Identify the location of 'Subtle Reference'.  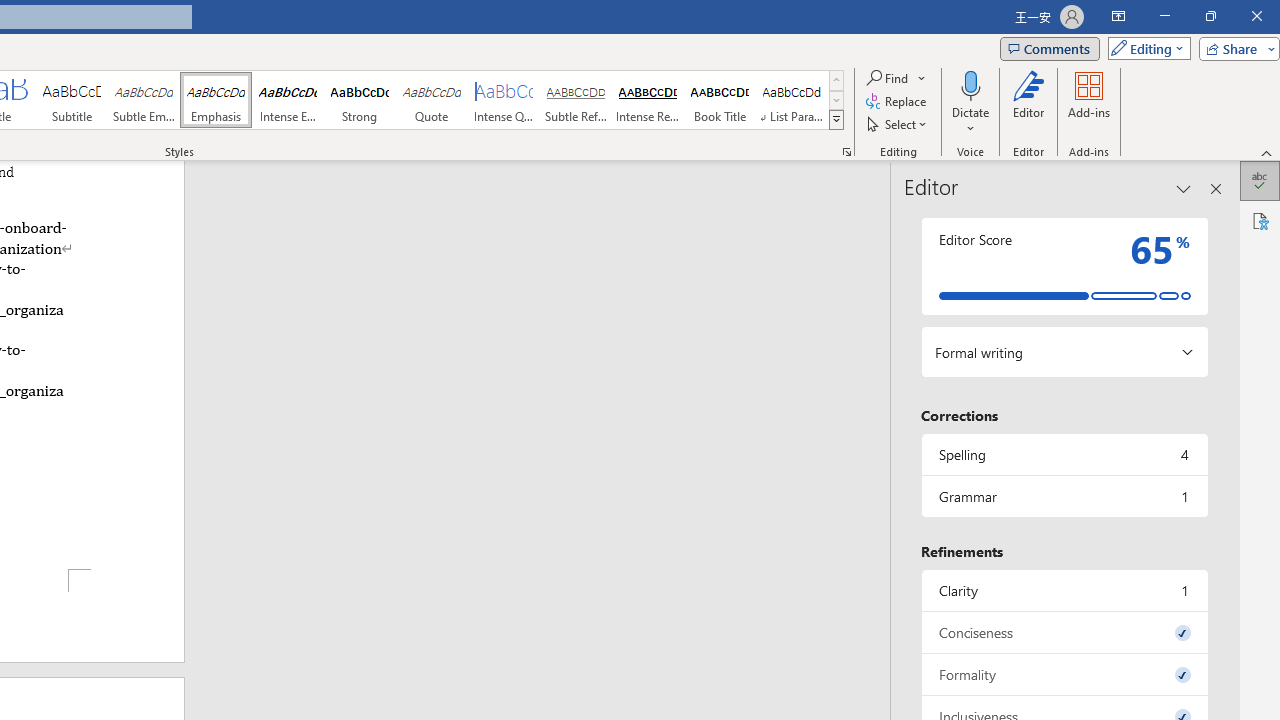
(575, 100).